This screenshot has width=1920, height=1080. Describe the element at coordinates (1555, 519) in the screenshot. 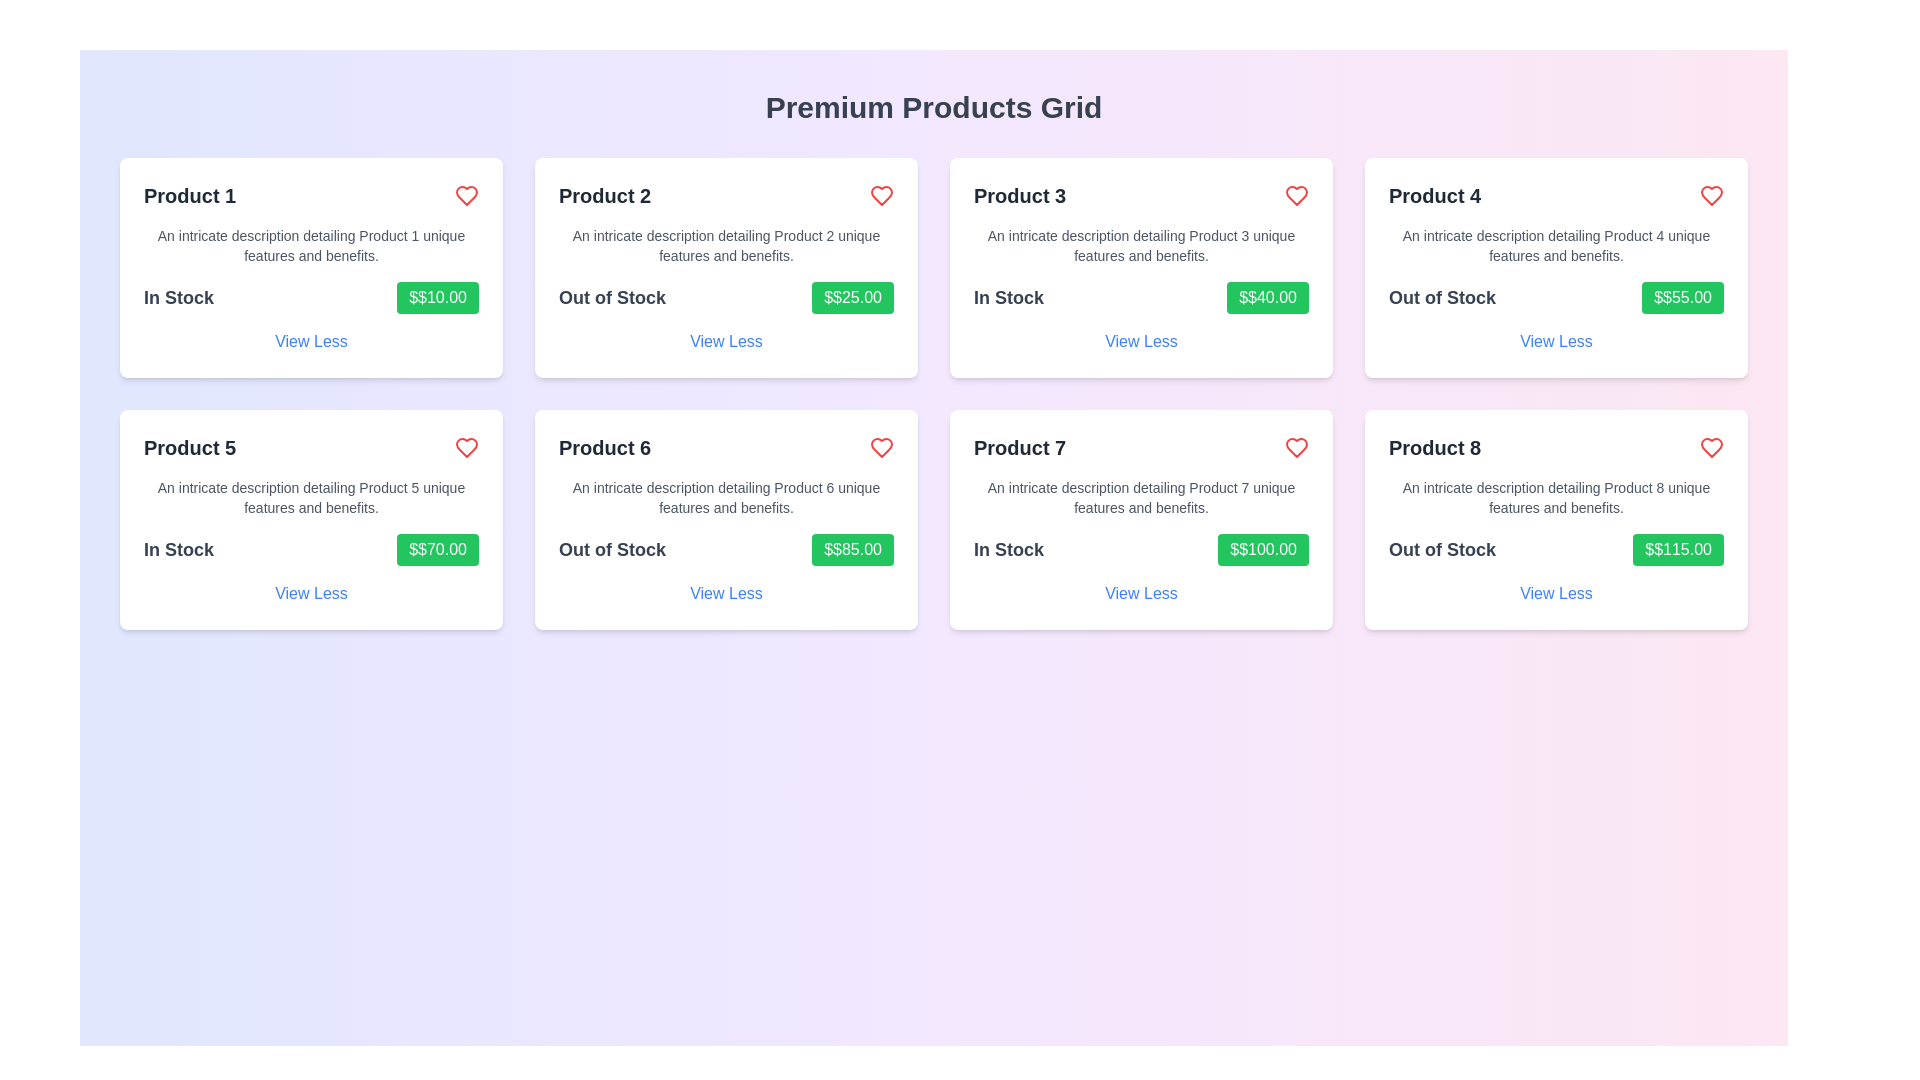

I see `the price of 'Product 8' in the product information card` at that location.